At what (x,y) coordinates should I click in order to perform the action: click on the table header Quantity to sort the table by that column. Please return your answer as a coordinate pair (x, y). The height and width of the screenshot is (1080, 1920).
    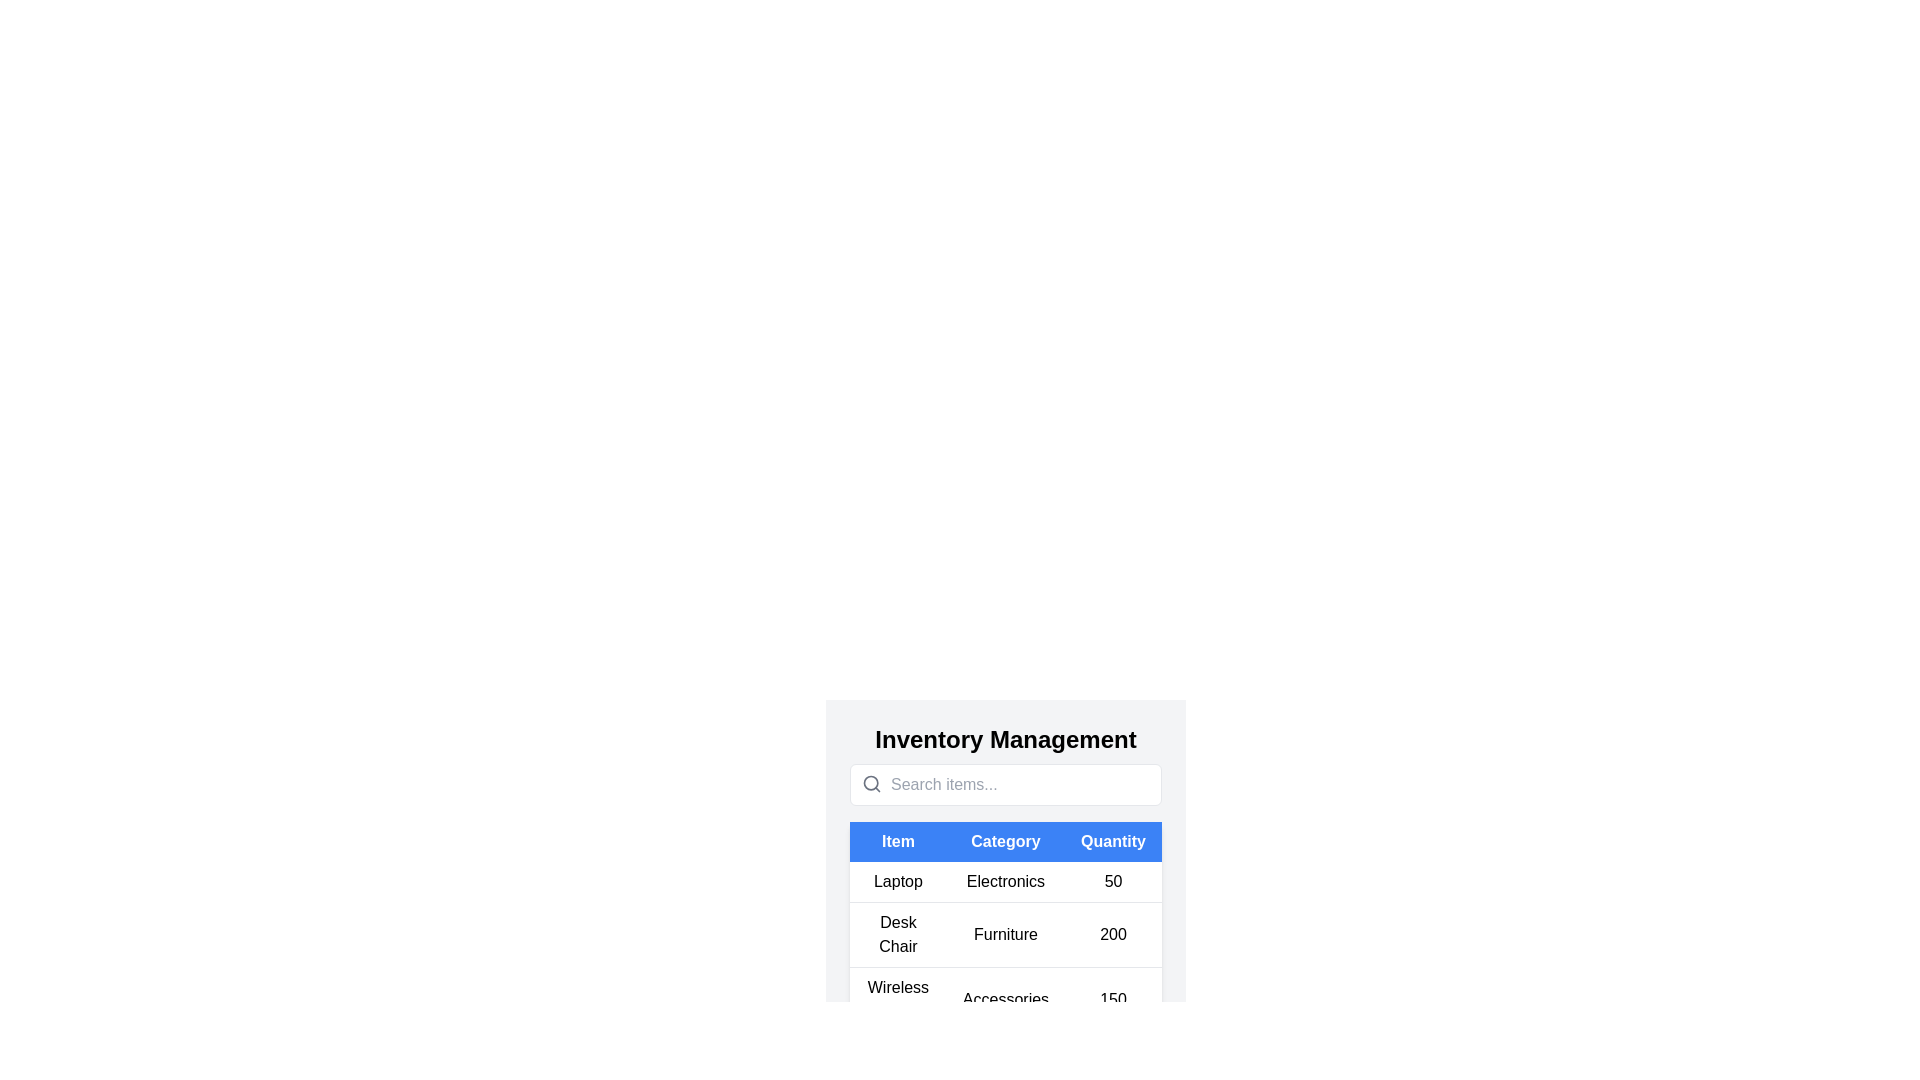
    Looking at the image, I should click on (1112, 841).